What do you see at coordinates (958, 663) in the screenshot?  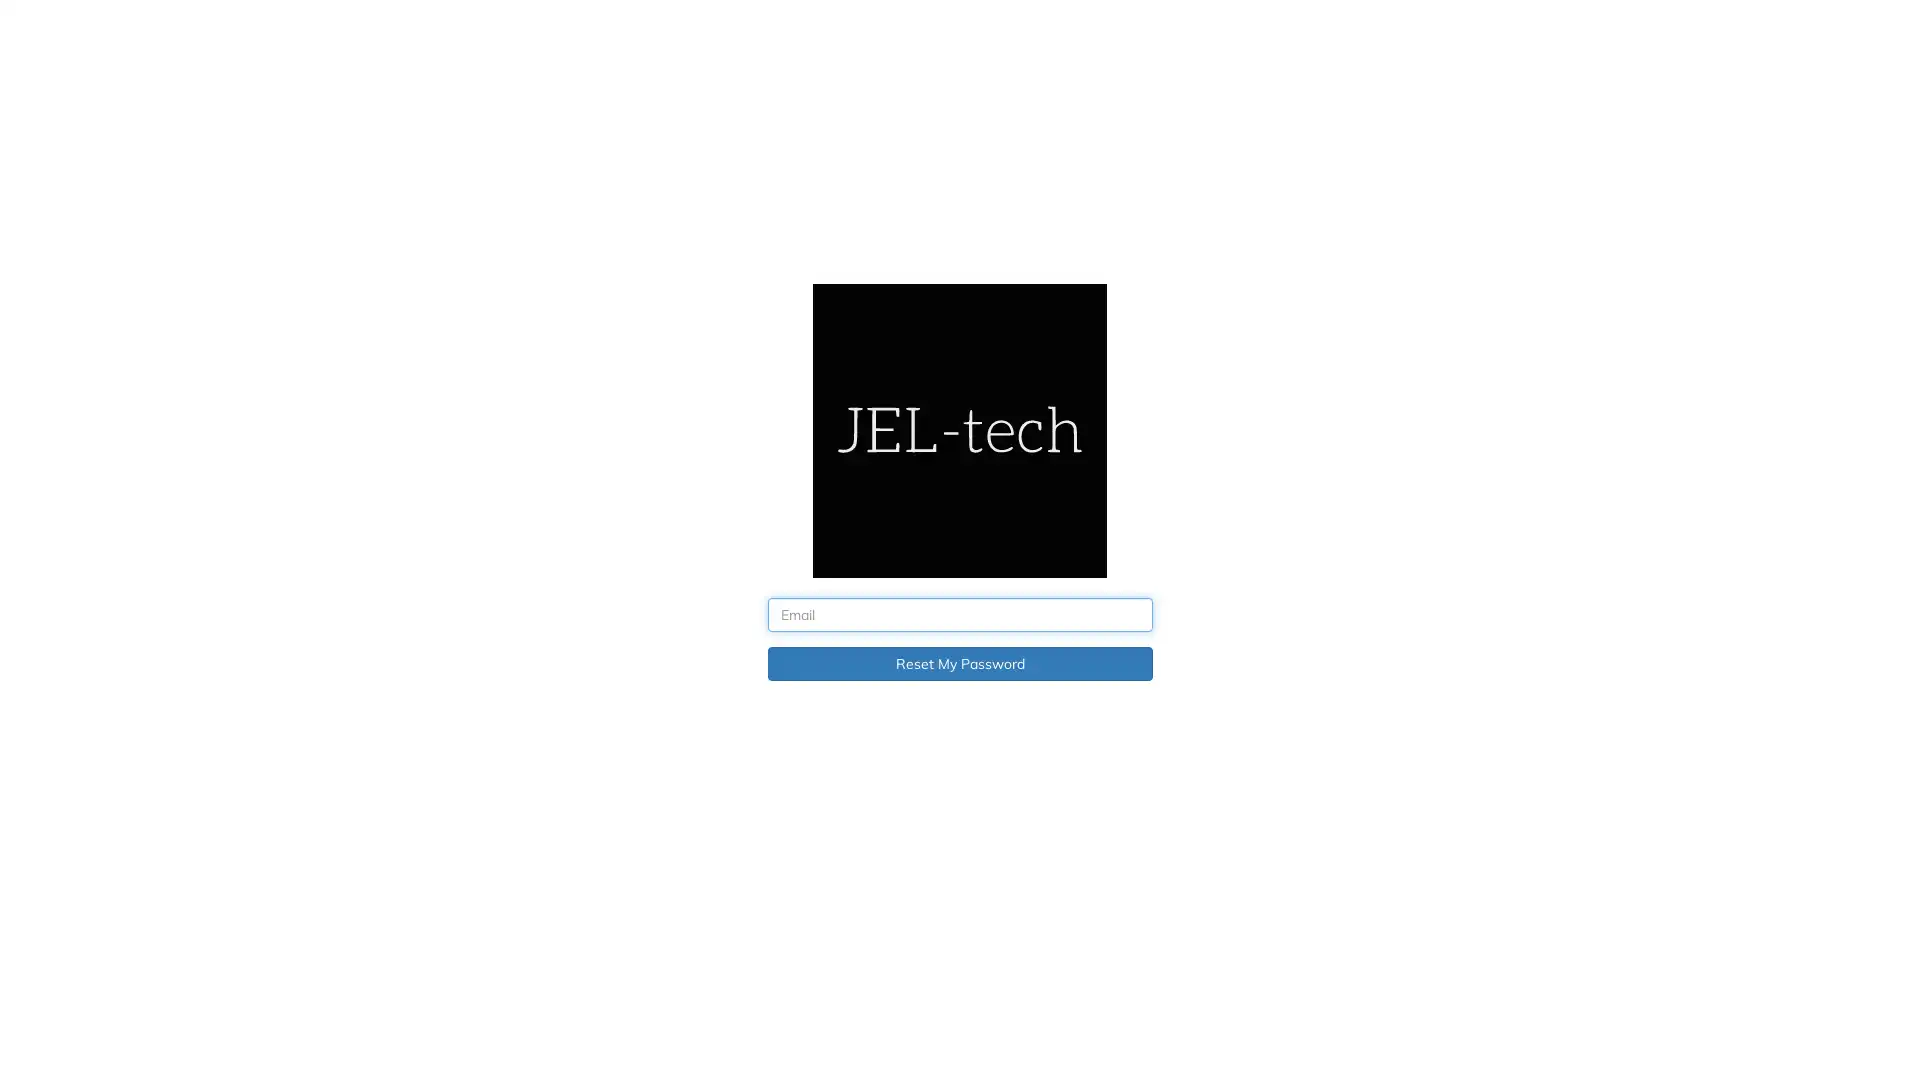 I see `Reset My Password` at bounding box center [958, 663].